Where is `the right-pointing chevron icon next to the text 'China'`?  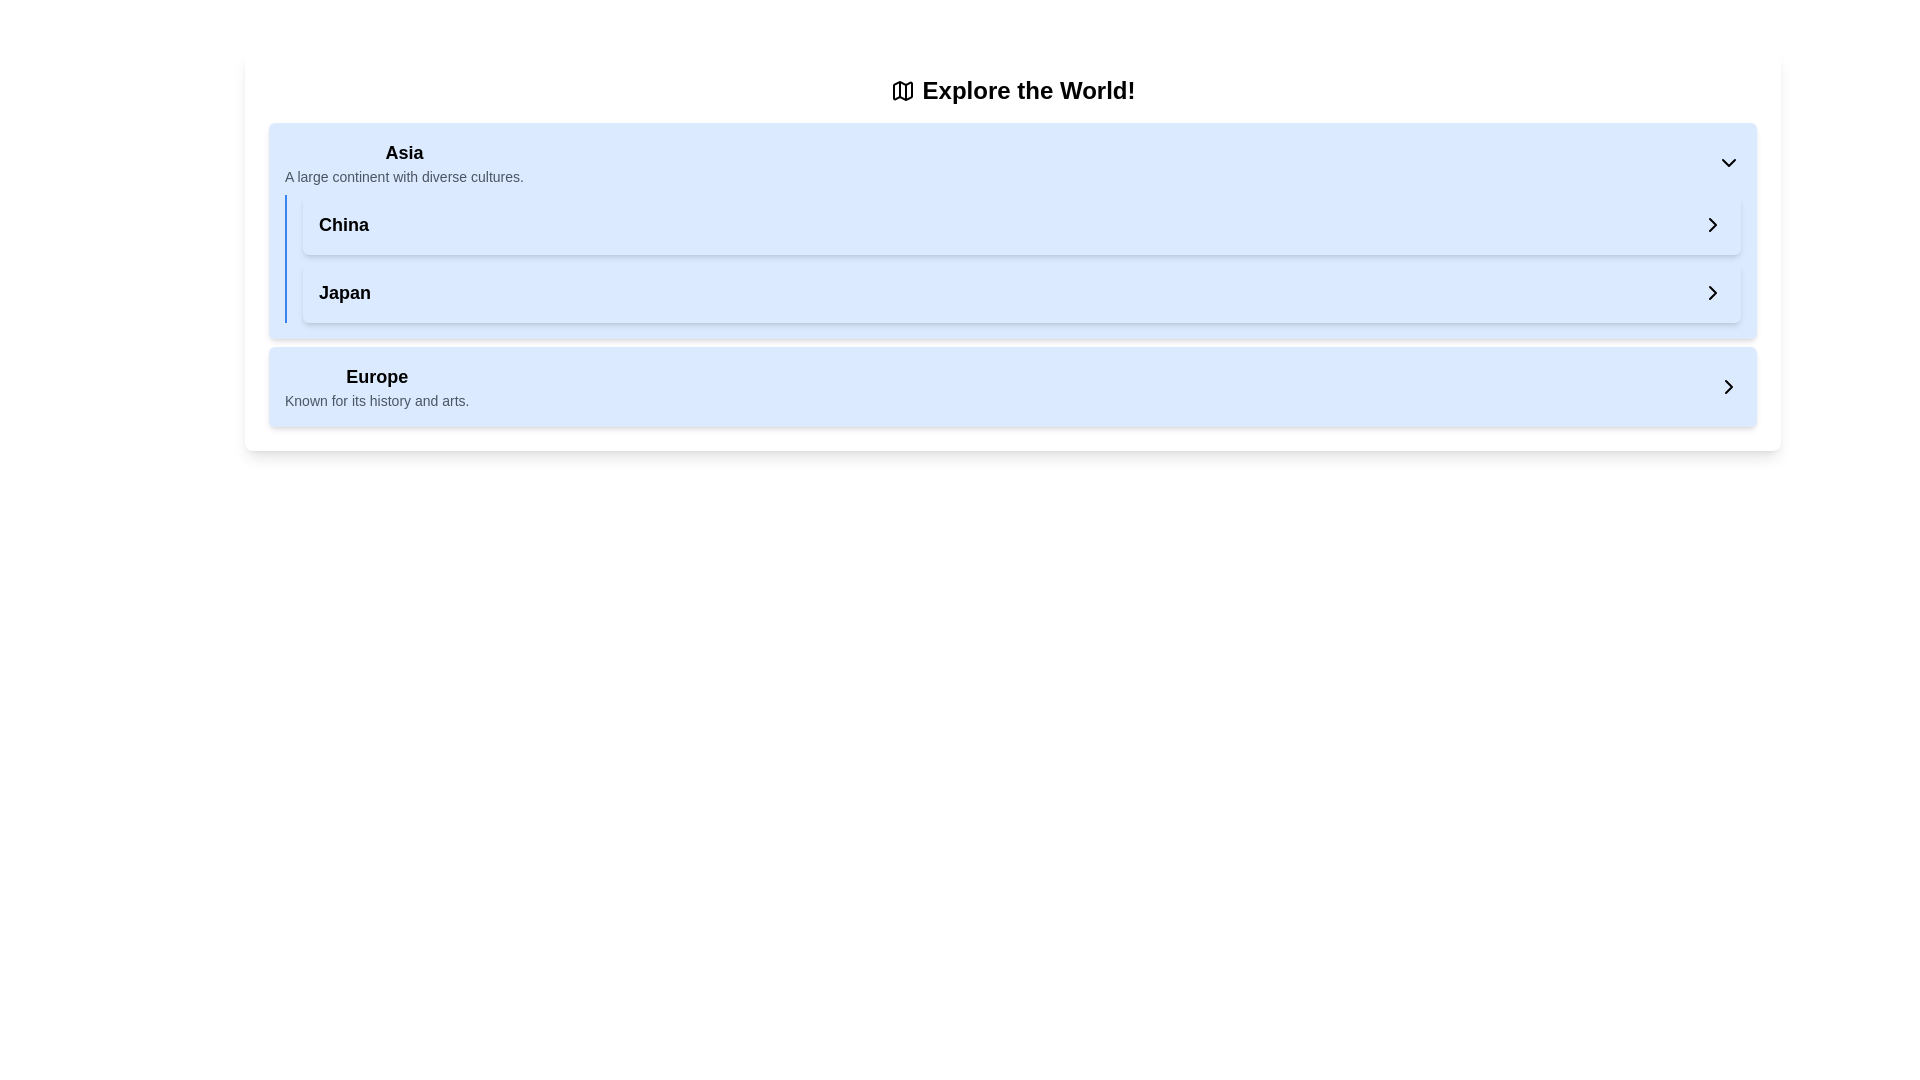
the right-pointing chevron icon next to the text 'China' is located at coordinates (1712, 224).